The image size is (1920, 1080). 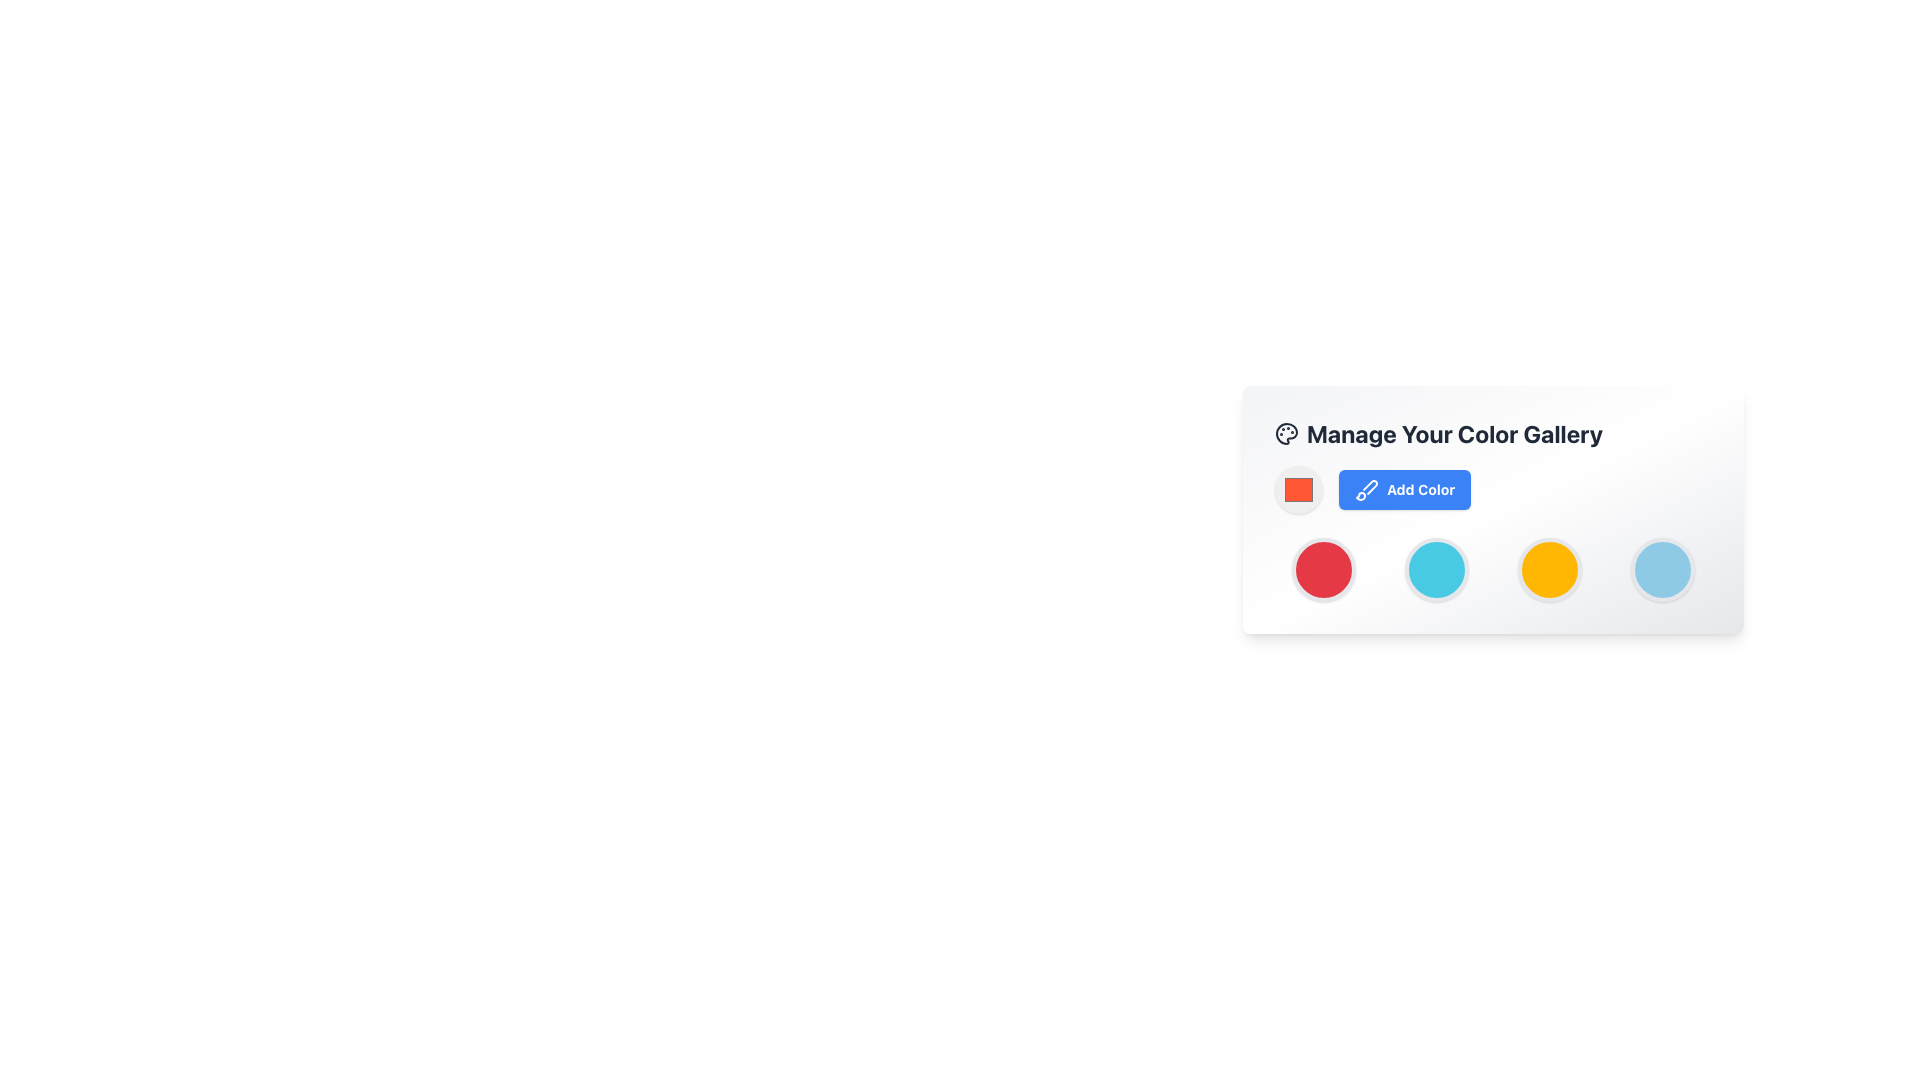 I want to click on the third circular button with a turquoise background and white border in the 'Manage Your Color Gallery' section, so click(x=1435, y=570).